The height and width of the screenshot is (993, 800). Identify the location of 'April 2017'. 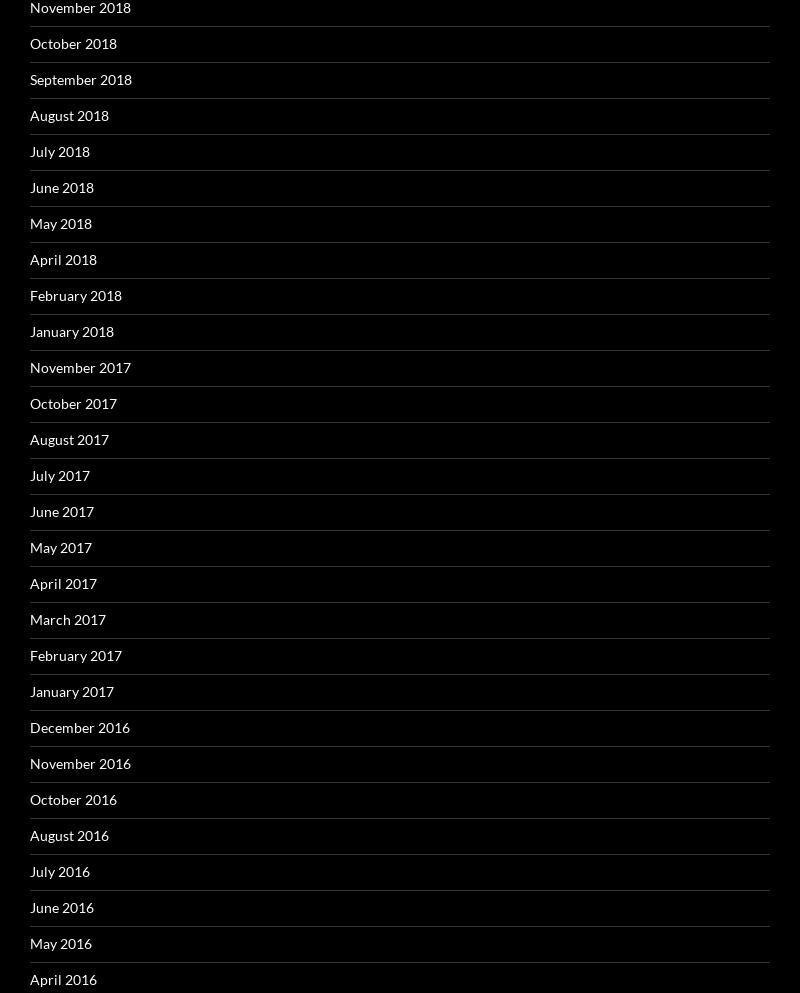
(30, 582).